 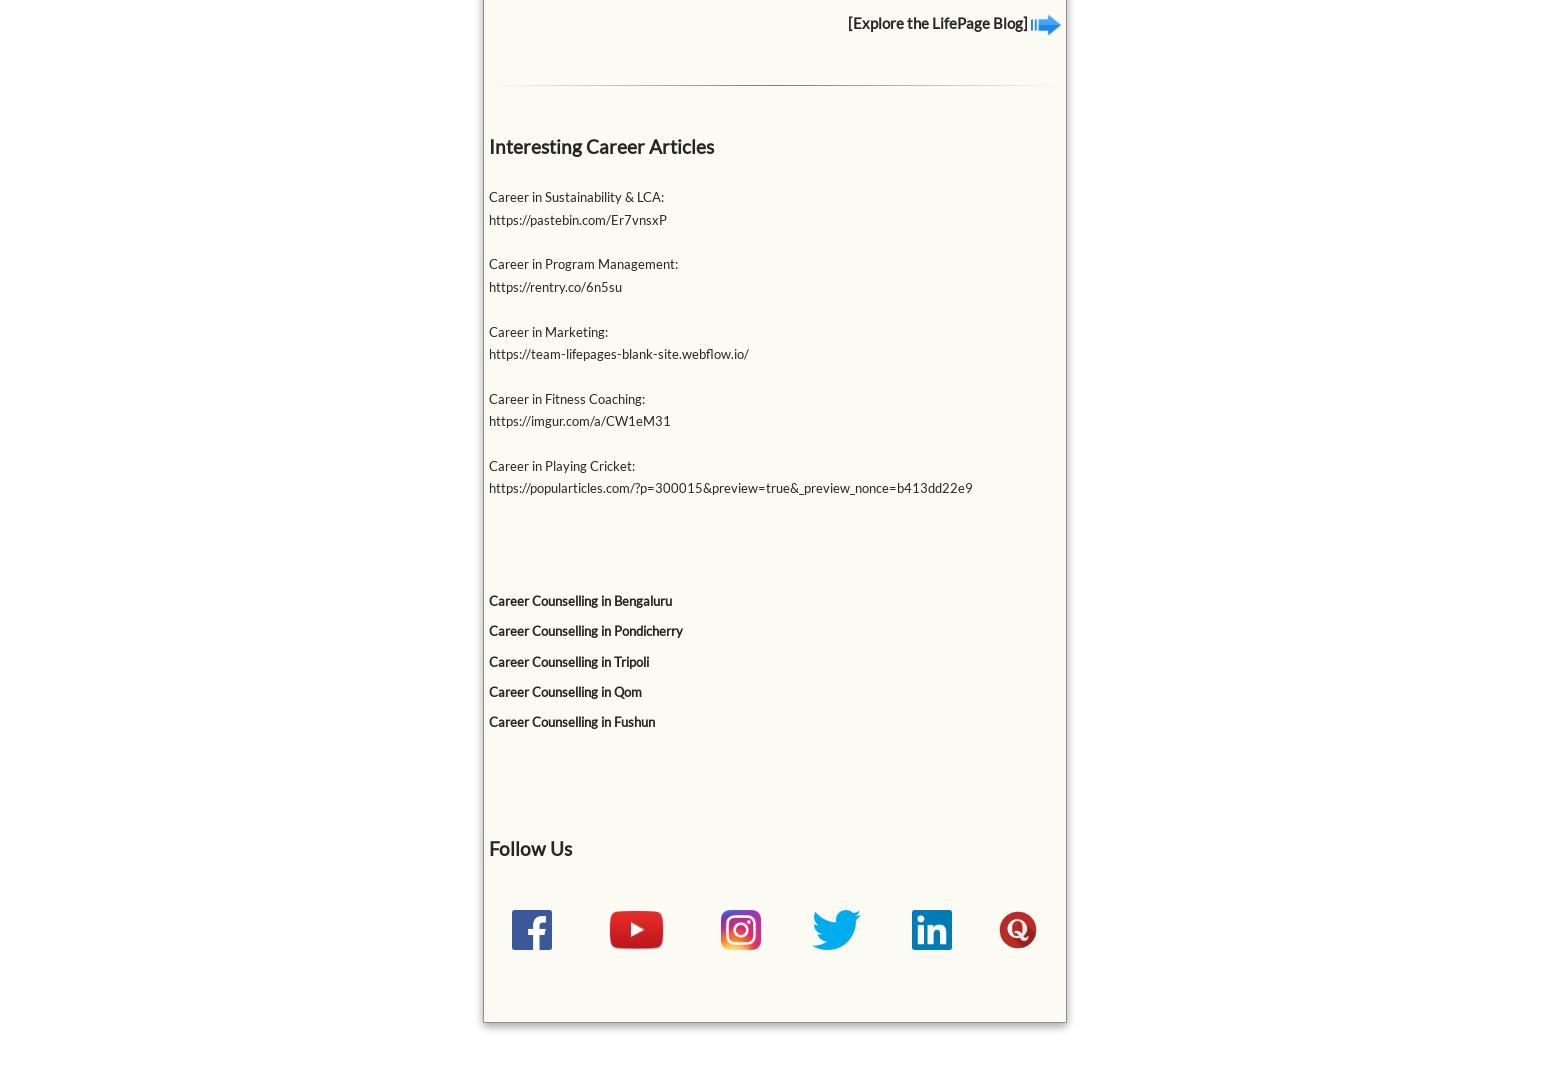 I want to click on 'Career Counselling in Pondicherry', so click(x=584, y=629).